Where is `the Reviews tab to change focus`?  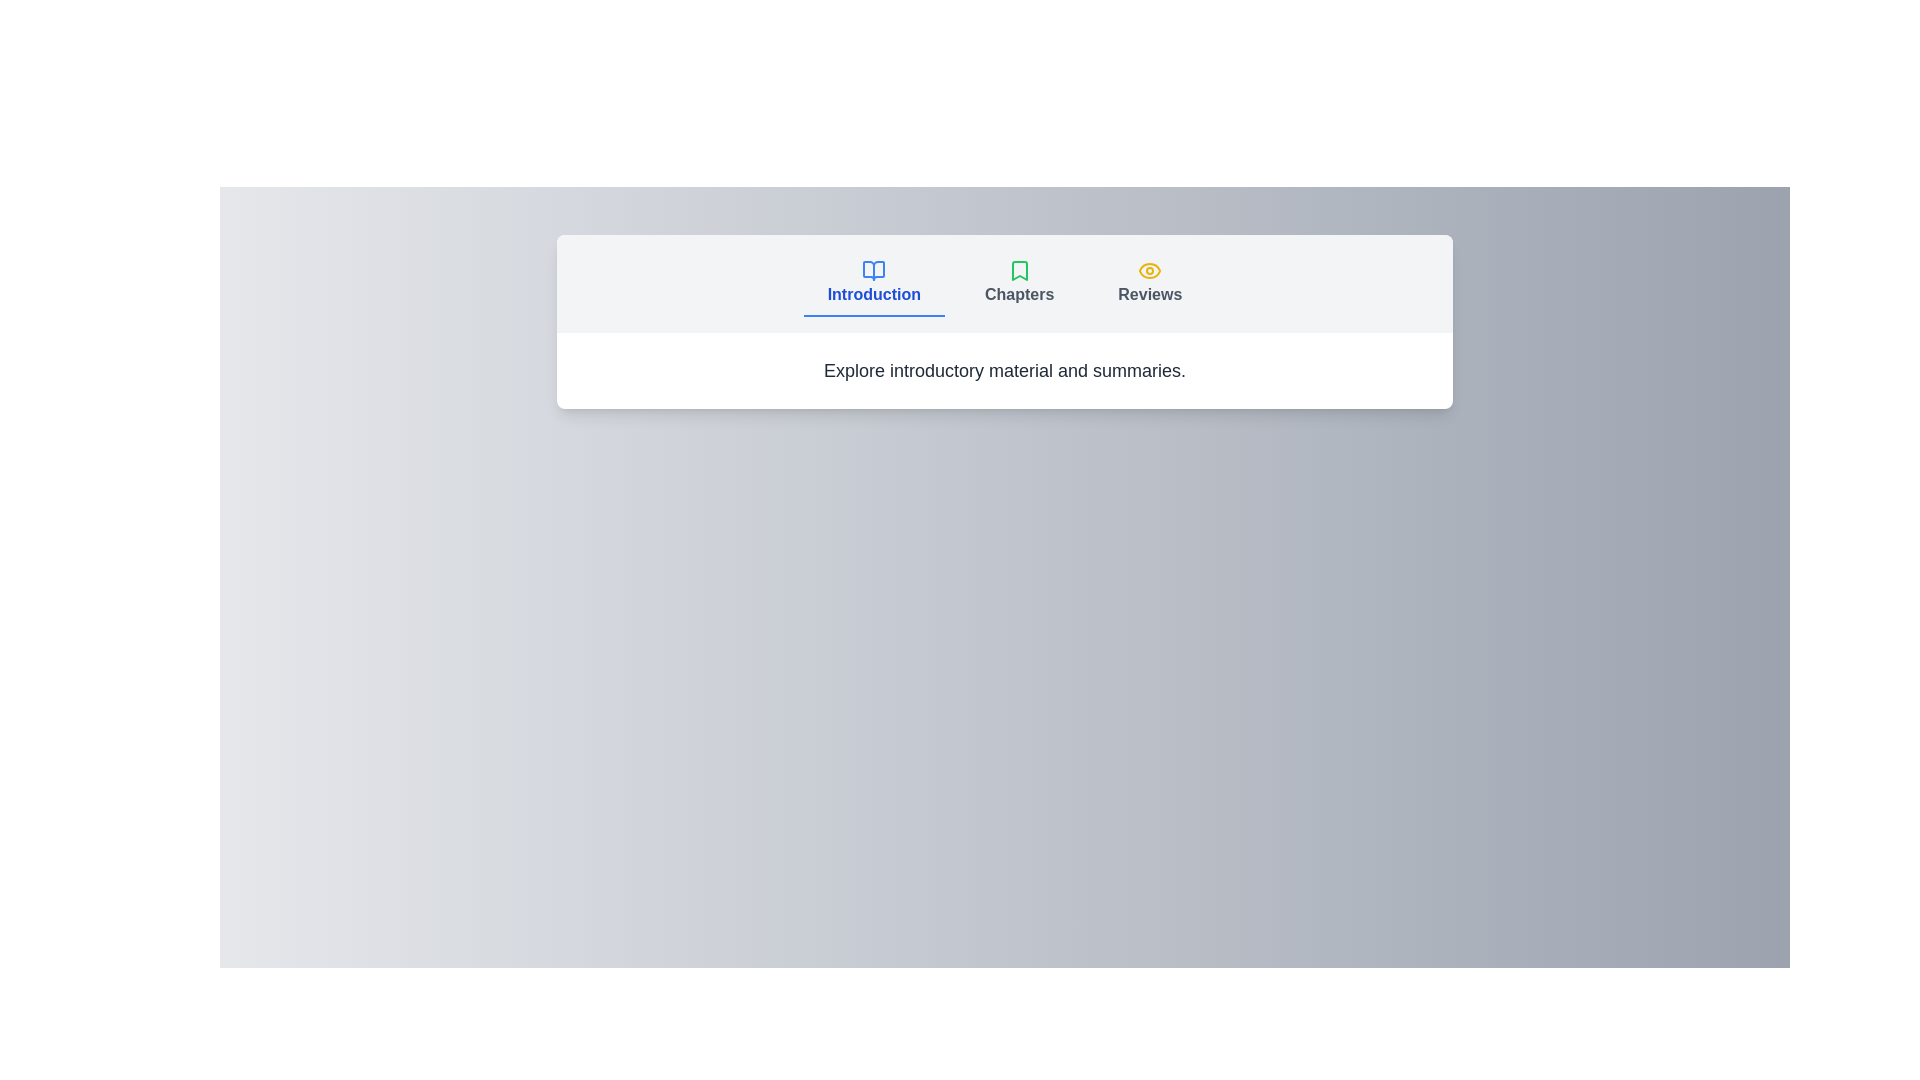
the Reviews tab to change focus is located at coordinates (1150, 284).